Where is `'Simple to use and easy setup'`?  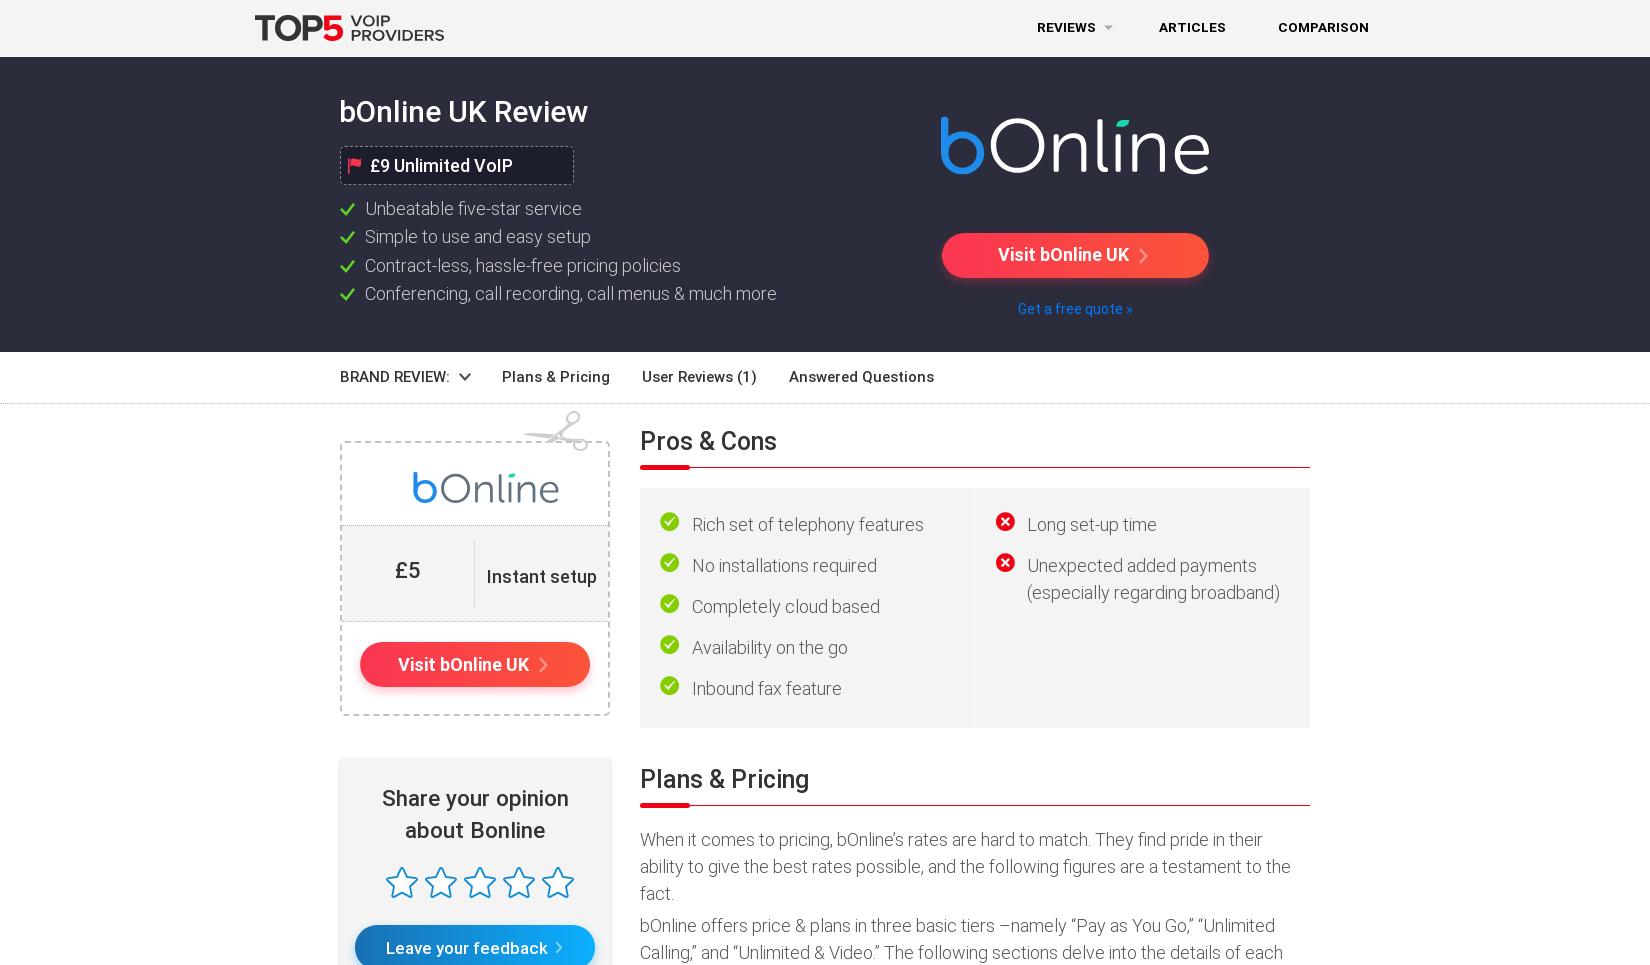 'Simple to use and easy setup' is located at coordinates (477, 235).